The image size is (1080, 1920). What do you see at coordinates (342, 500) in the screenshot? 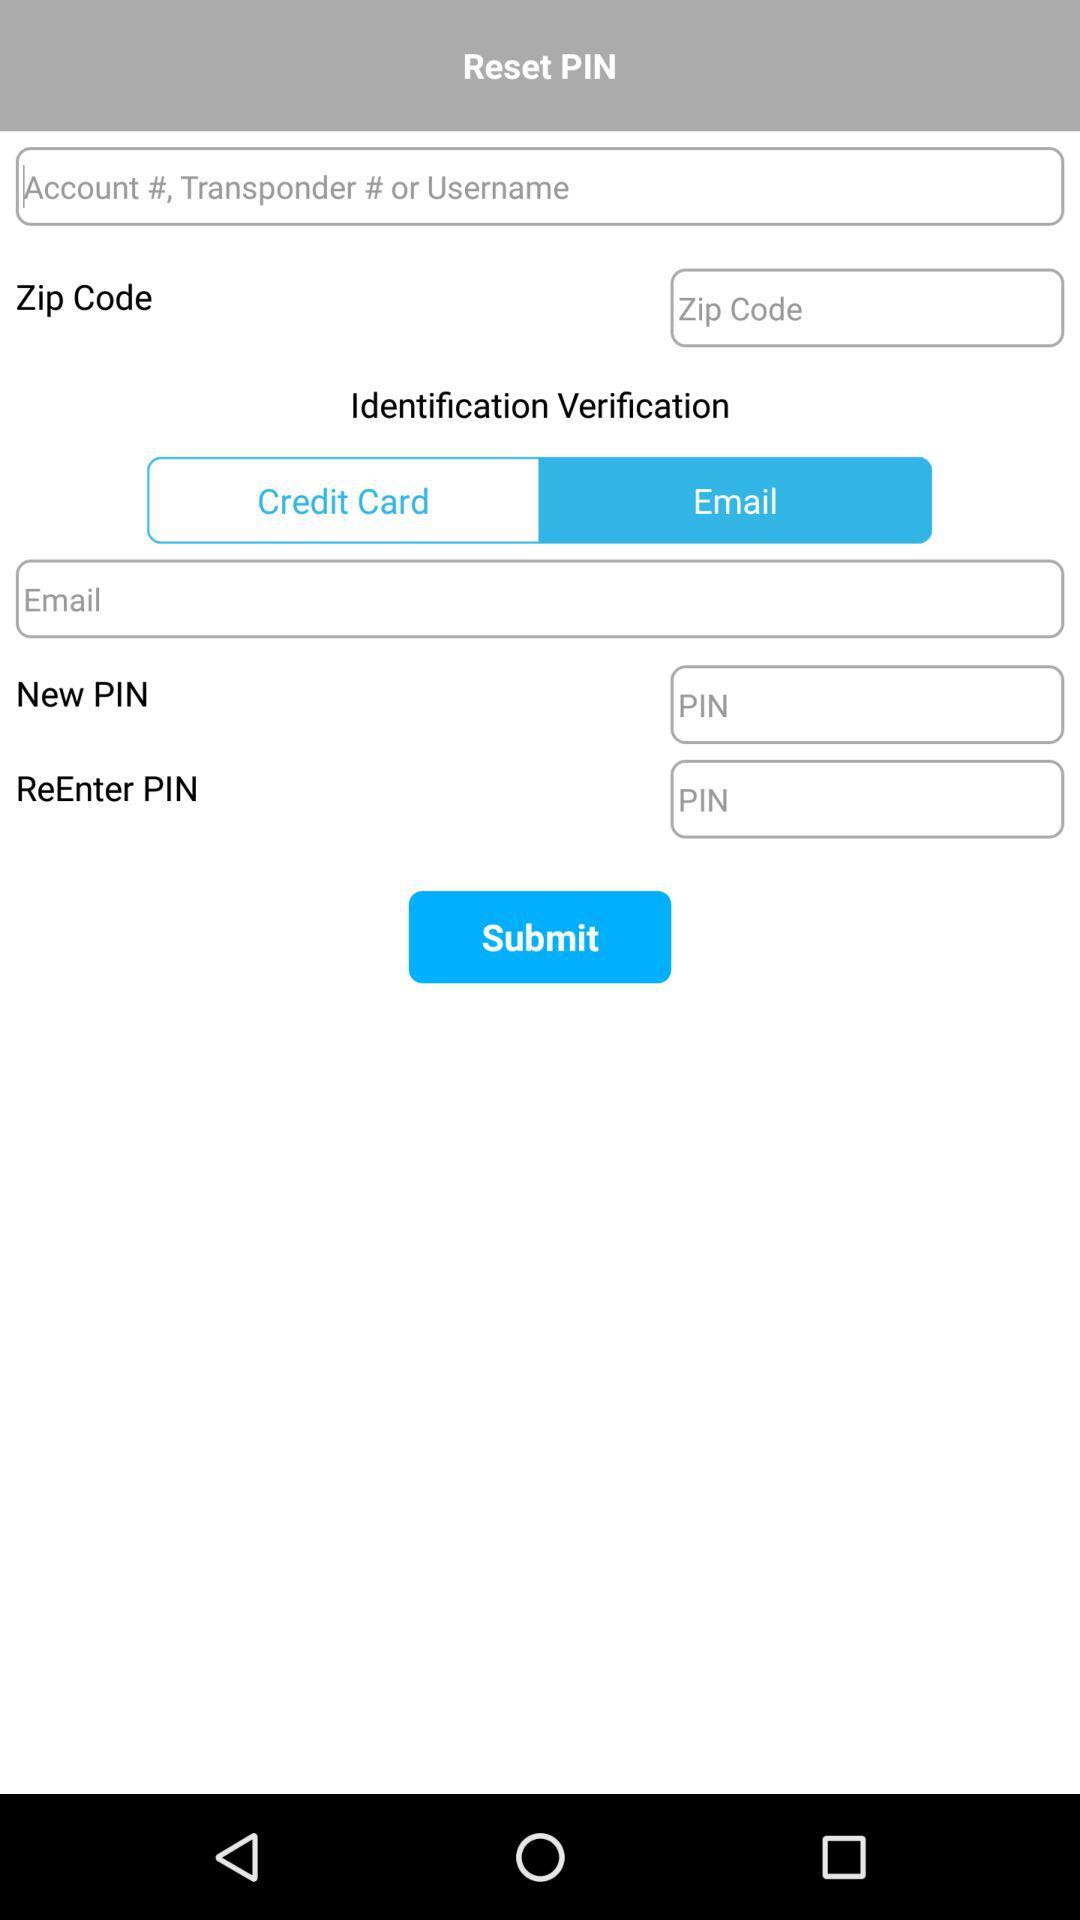
I see `the text which is left to the email` at bounding box center [342, 500].